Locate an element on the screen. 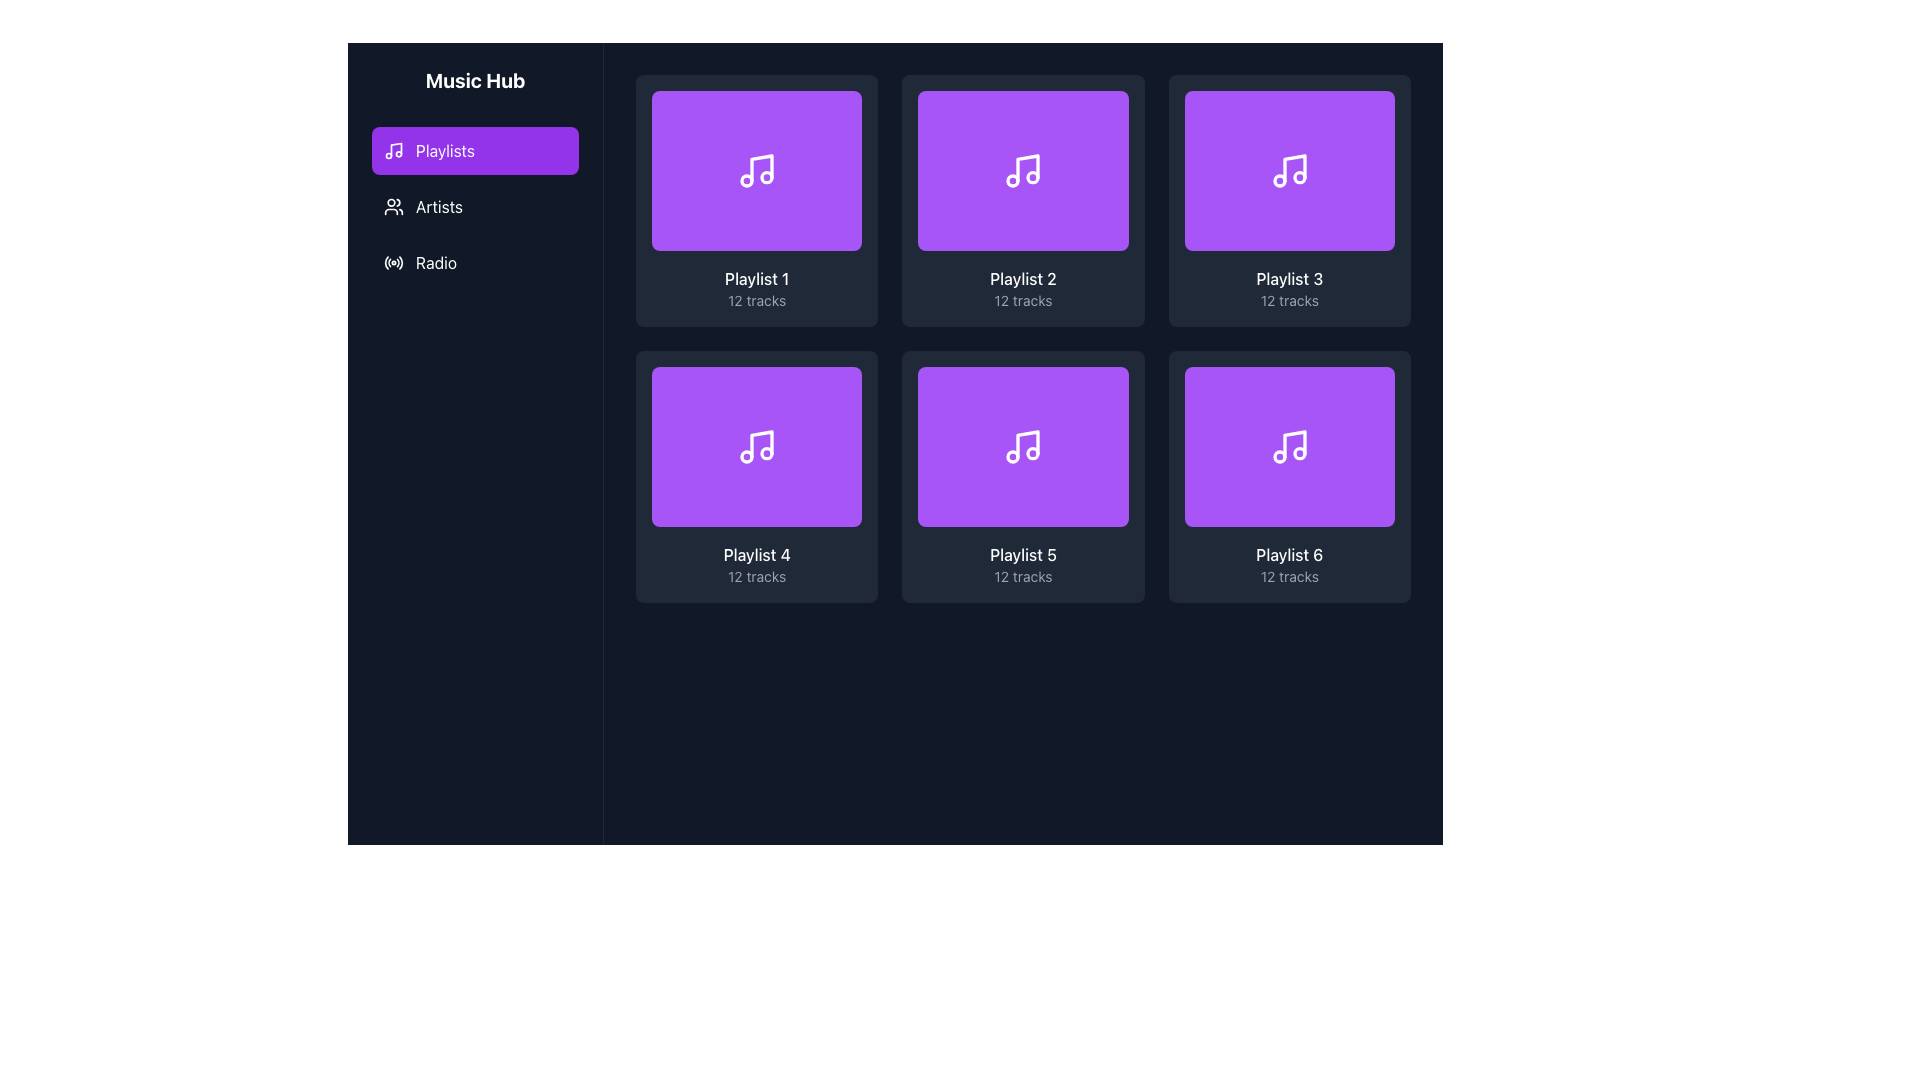 This screenshot has width=1920, height=1080. the 'Radio' menu item is located at coordinates (435, 261).